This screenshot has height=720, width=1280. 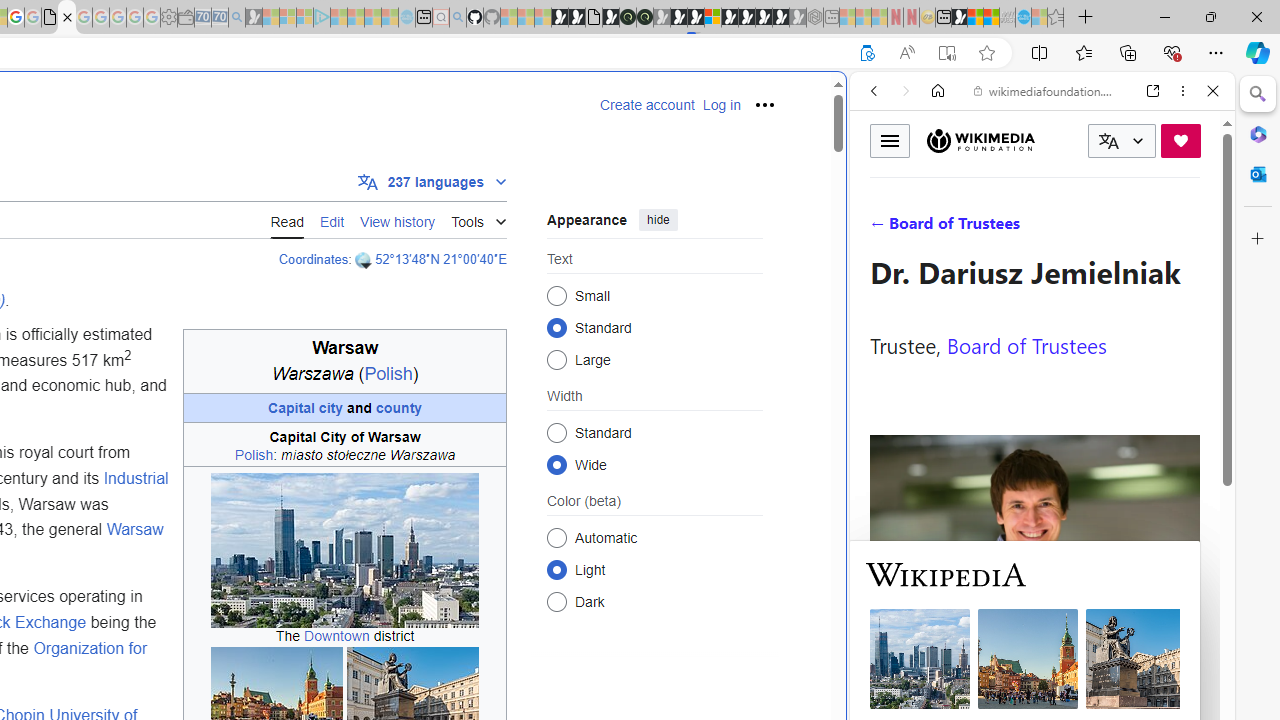 I want to click on 'CURRENT LANGUAGE:', so click(x=1121, y=140).